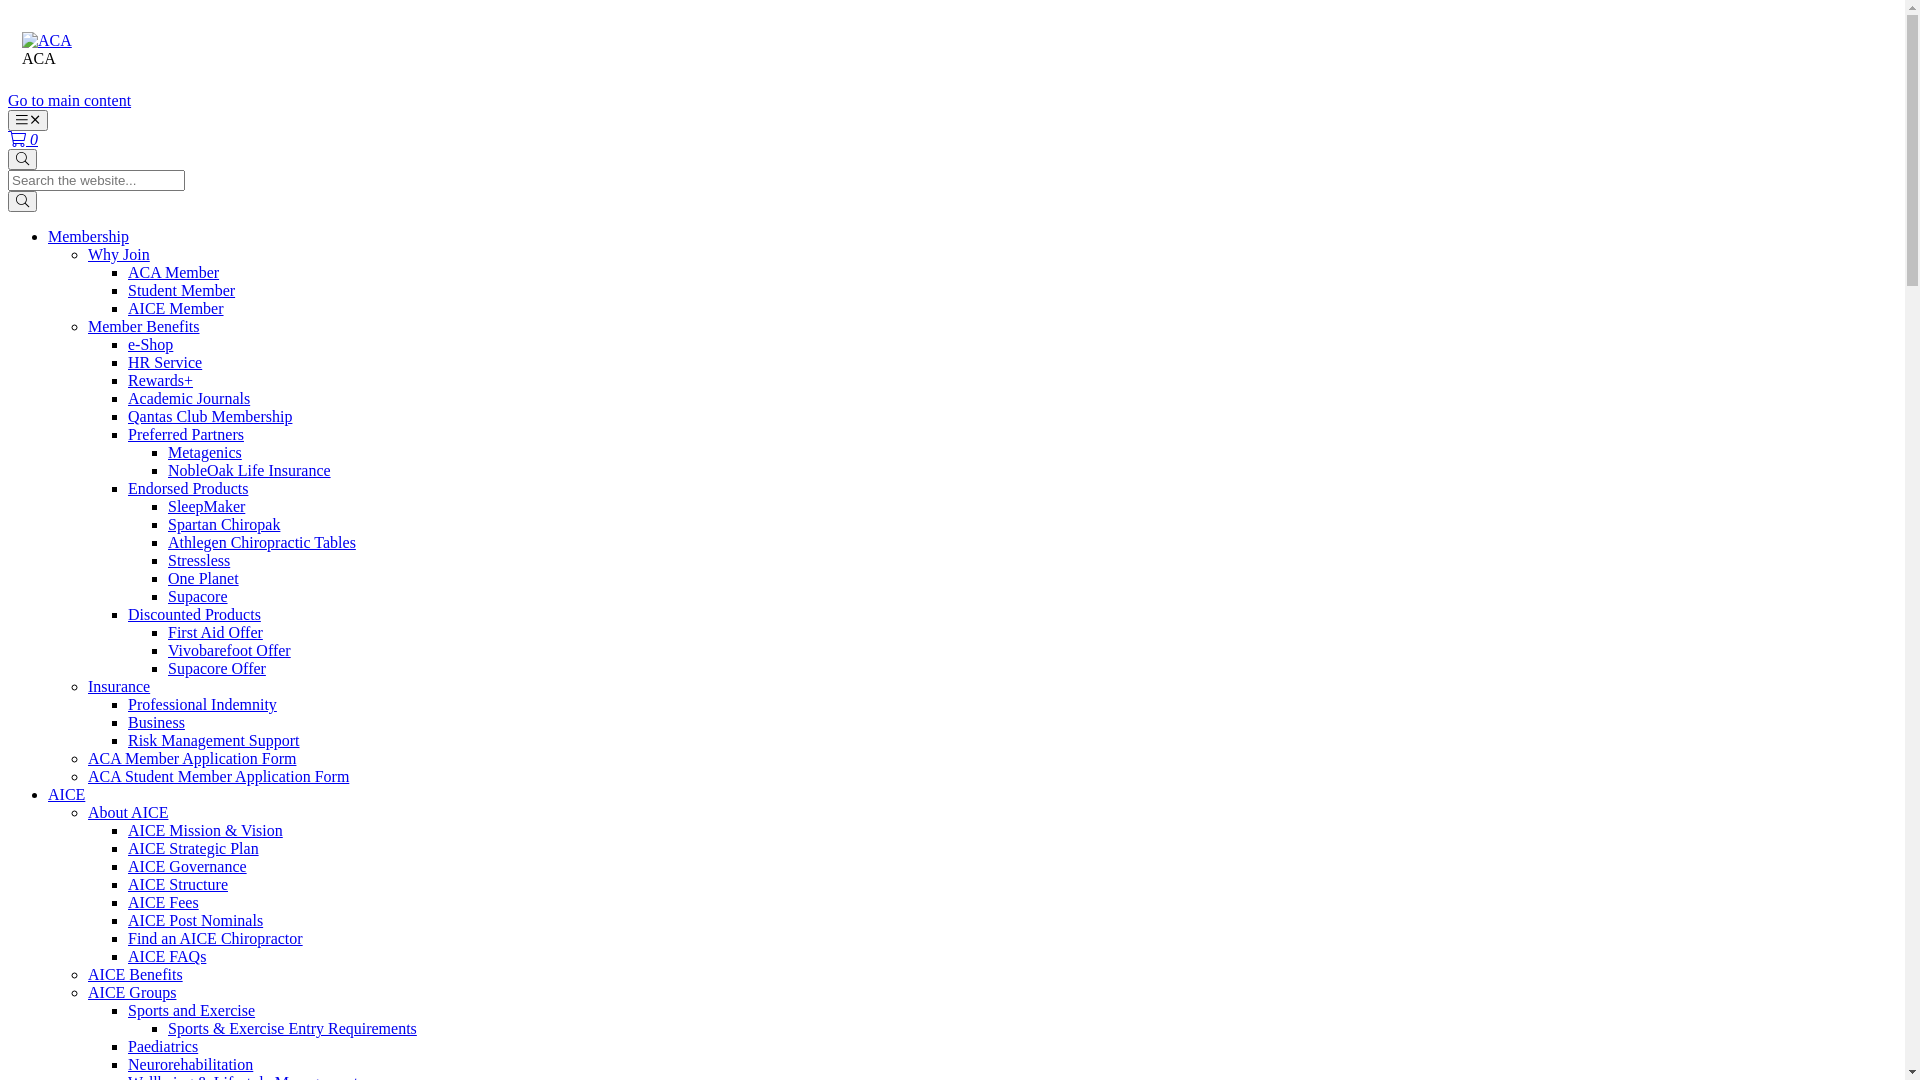 Image resolution: width=1920 pixels, height=1080 pixels. What do you see at coordinates (163, 902) in the screenshot?
I see `'AICE Fees'` at bounding box center [163, 902].